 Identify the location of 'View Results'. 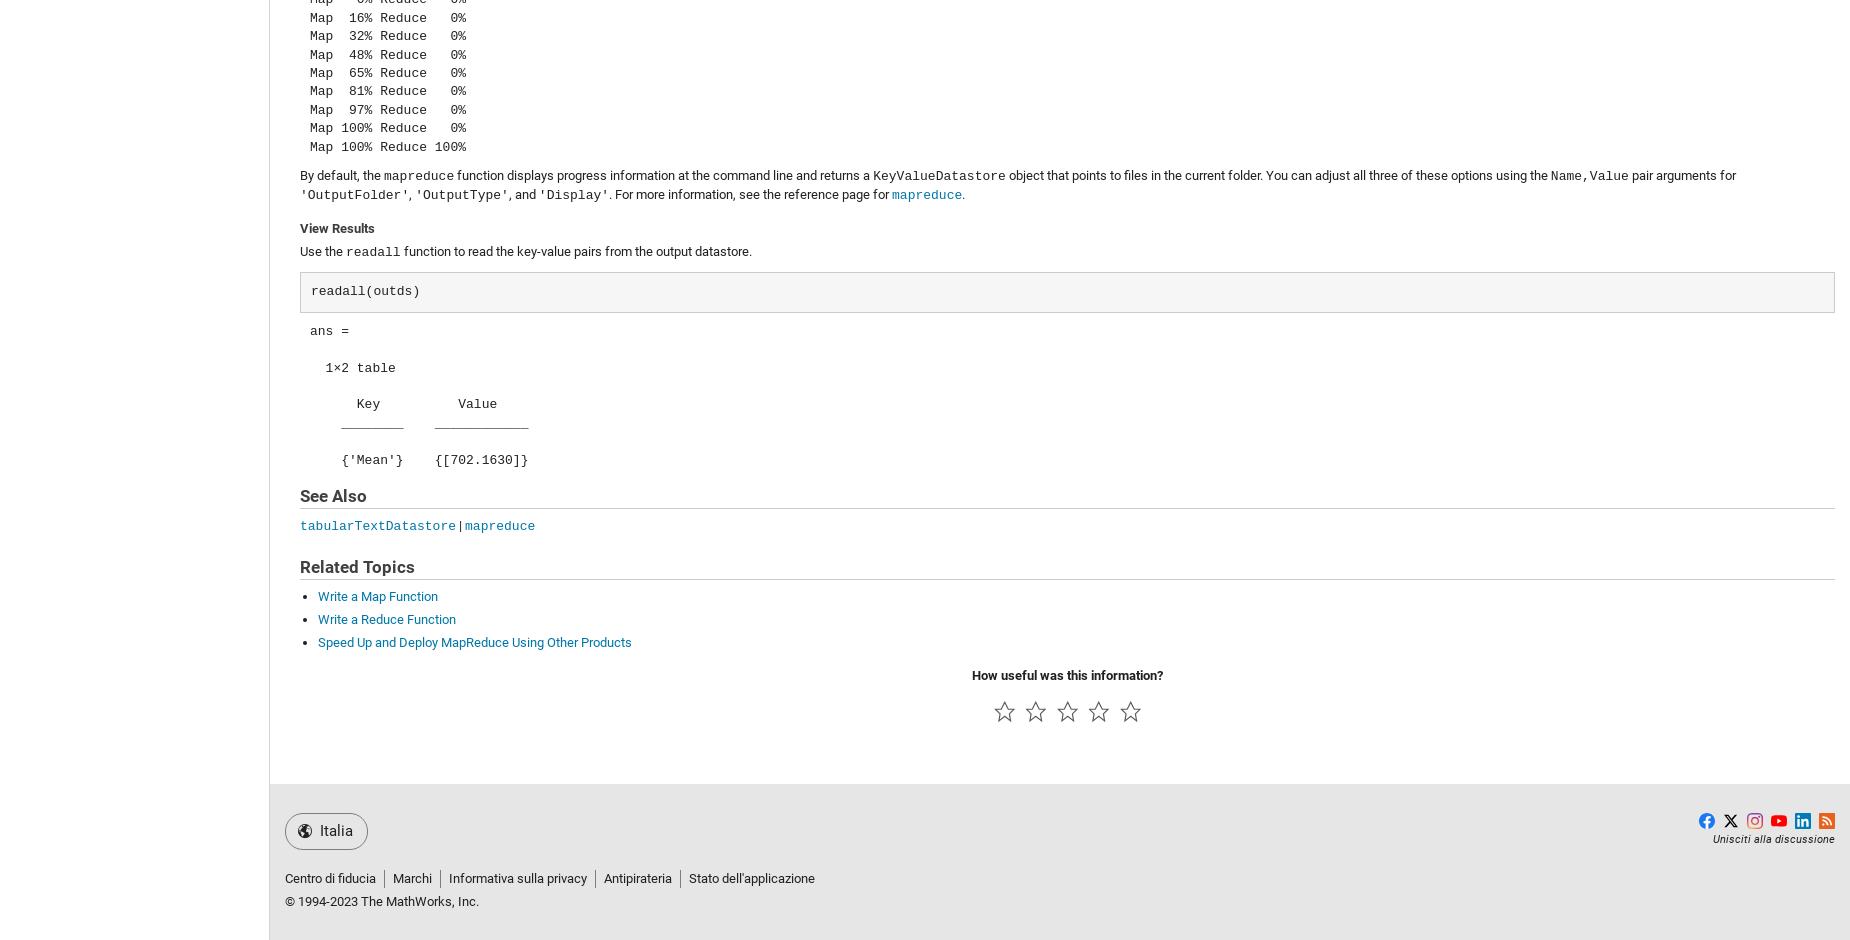
(336, 227).